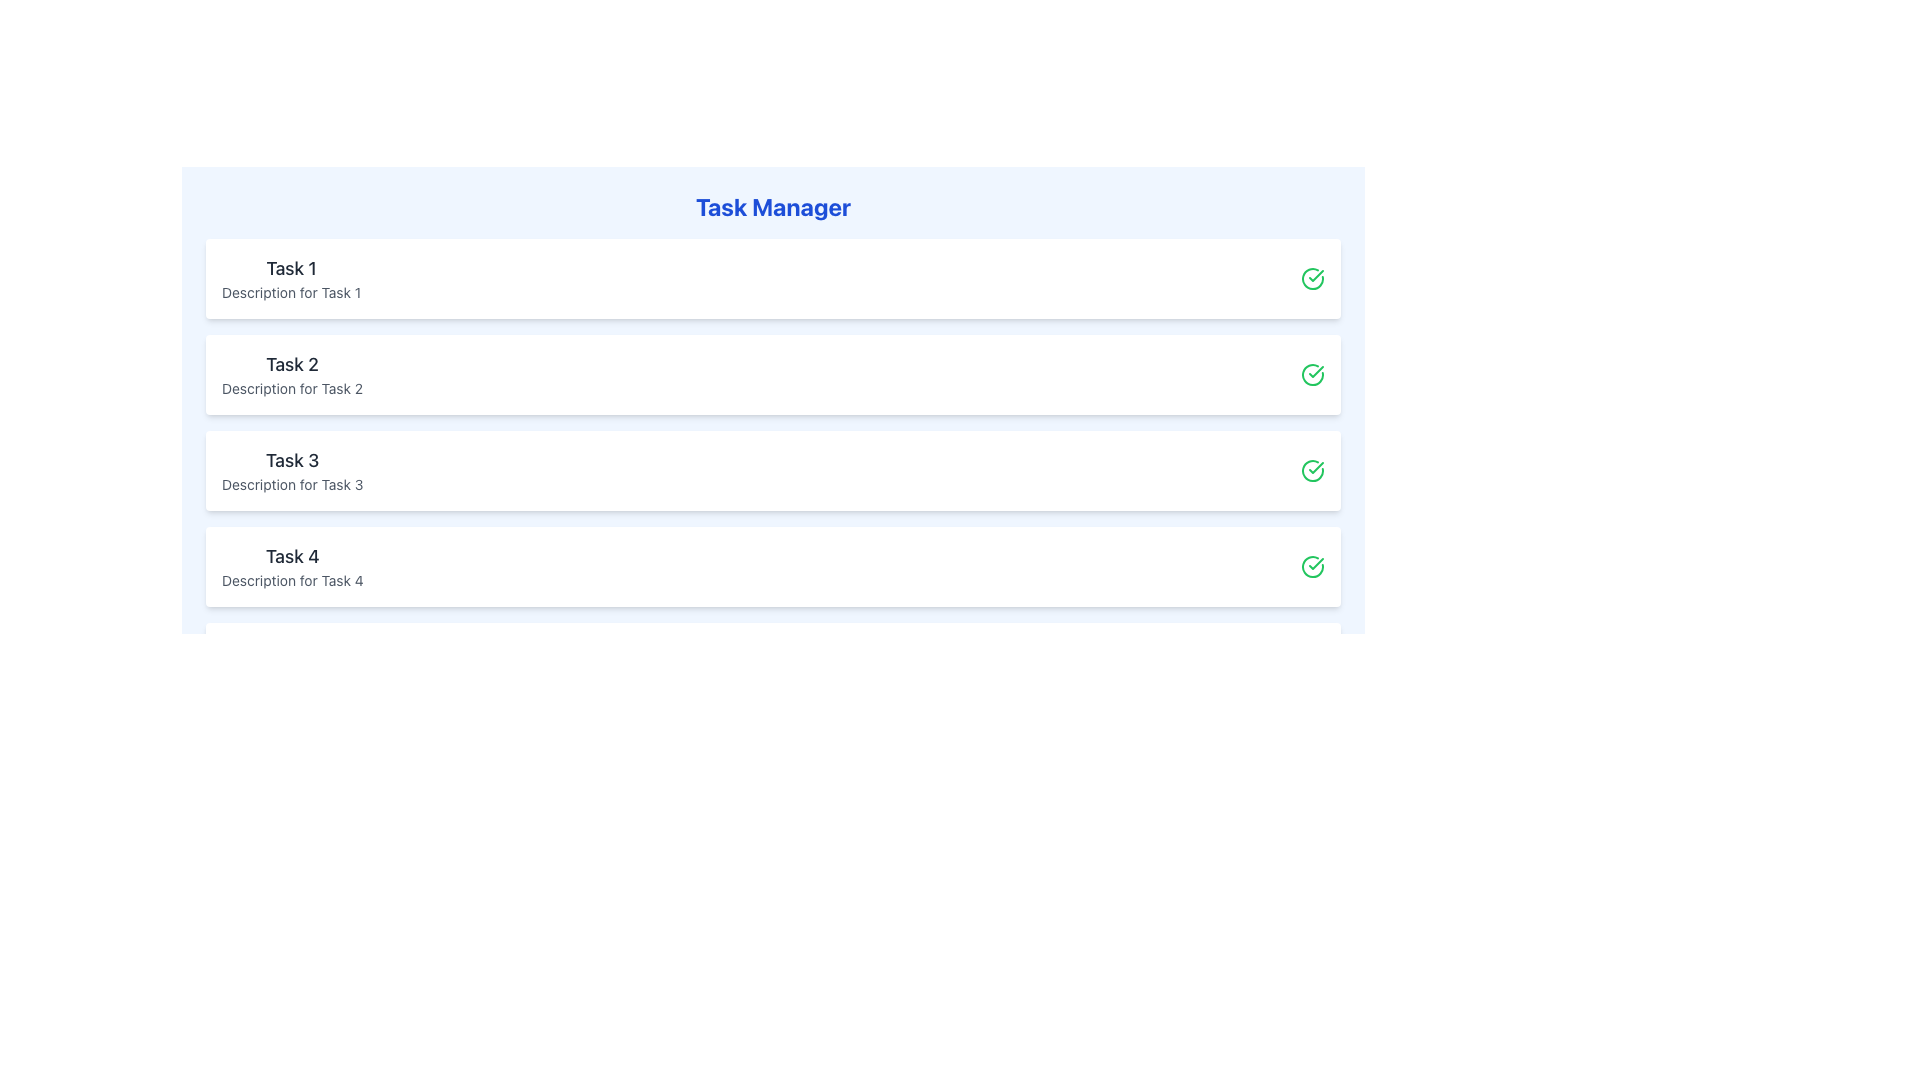  I want to click on the text label displaying 'Task 4' which is part of the fourth task card in a vertical list, styled in gray and bold font, so click(291, 556).